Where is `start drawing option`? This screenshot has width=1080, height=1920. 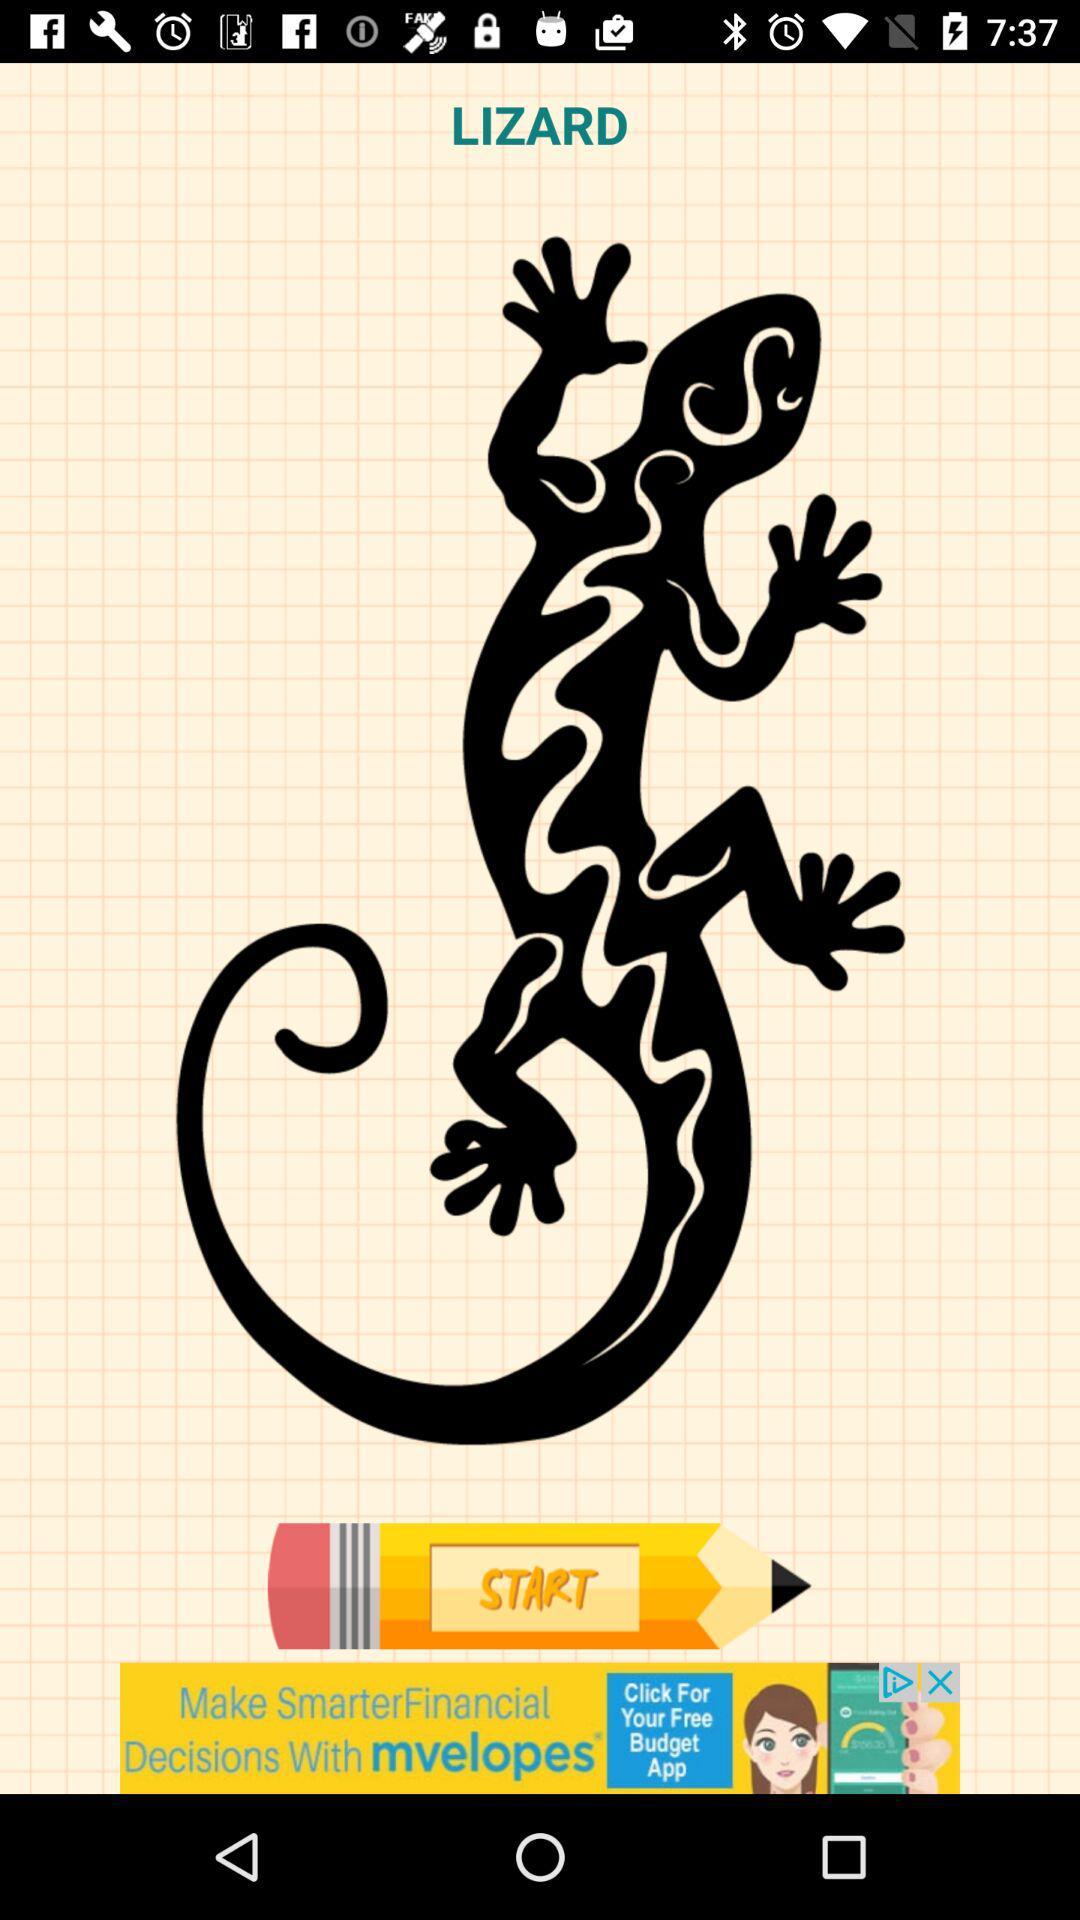 start drawing option is located at coordinates (538, 1585).